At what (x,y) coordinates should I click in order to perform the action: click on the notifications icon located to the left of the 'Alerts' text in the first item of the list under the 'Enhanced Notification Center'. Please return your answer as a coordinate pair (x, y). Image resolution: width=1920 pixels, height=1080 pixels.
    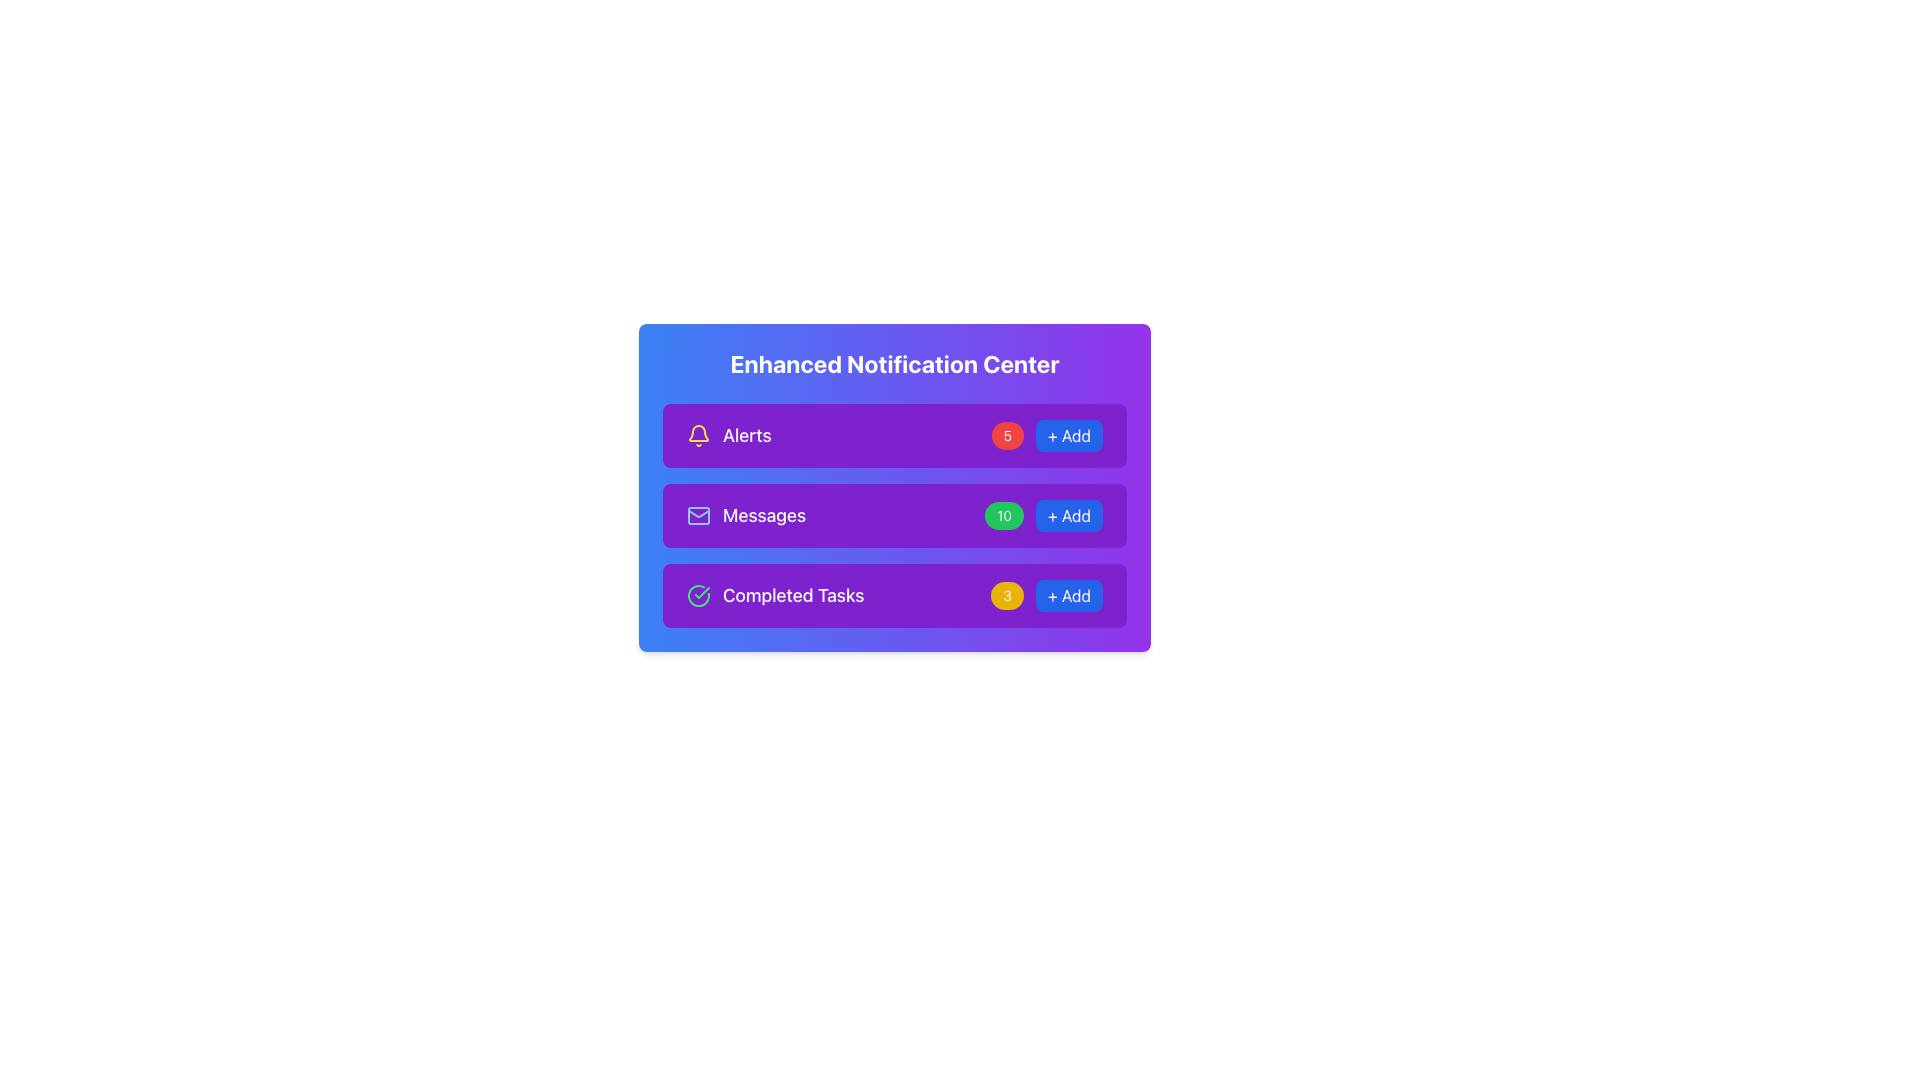
    Looking at the image, I should click on (699, 434).